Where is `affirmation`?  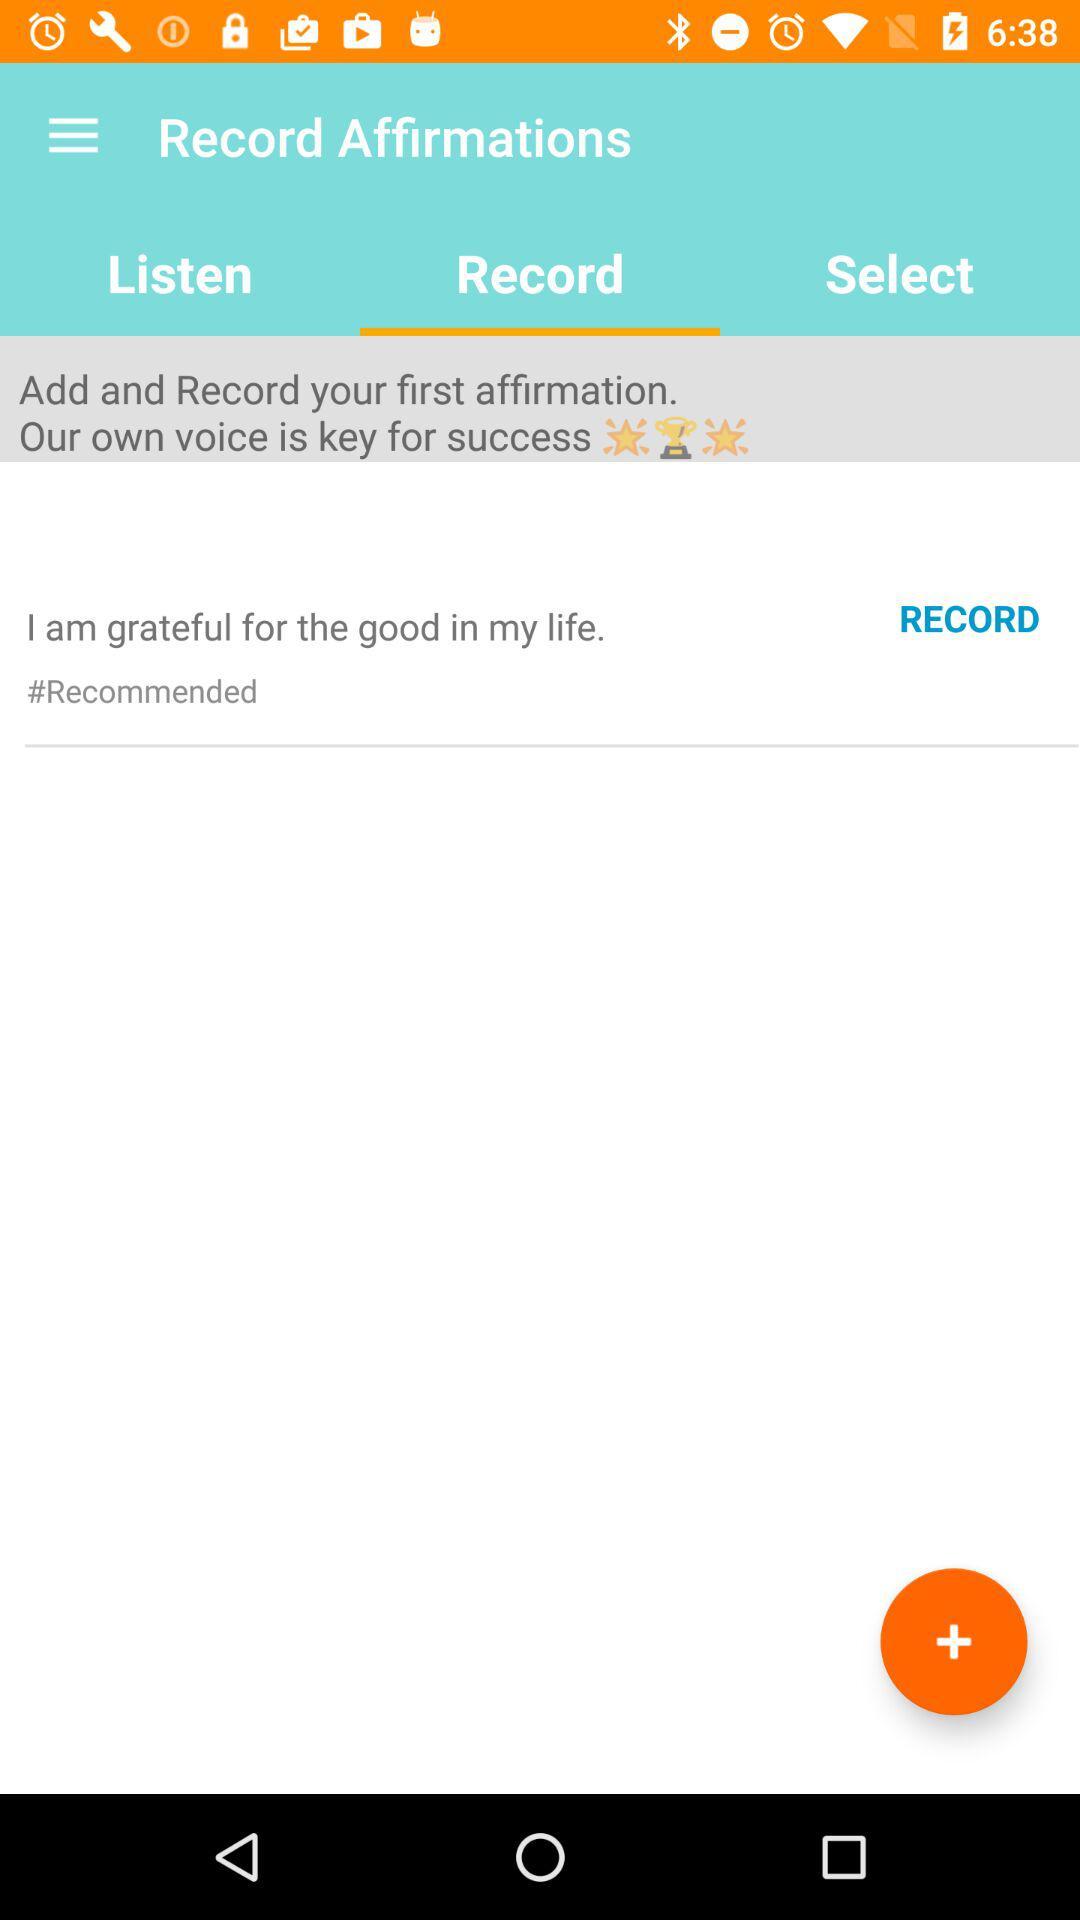
affirmation is located at coordinates (952, 1641).